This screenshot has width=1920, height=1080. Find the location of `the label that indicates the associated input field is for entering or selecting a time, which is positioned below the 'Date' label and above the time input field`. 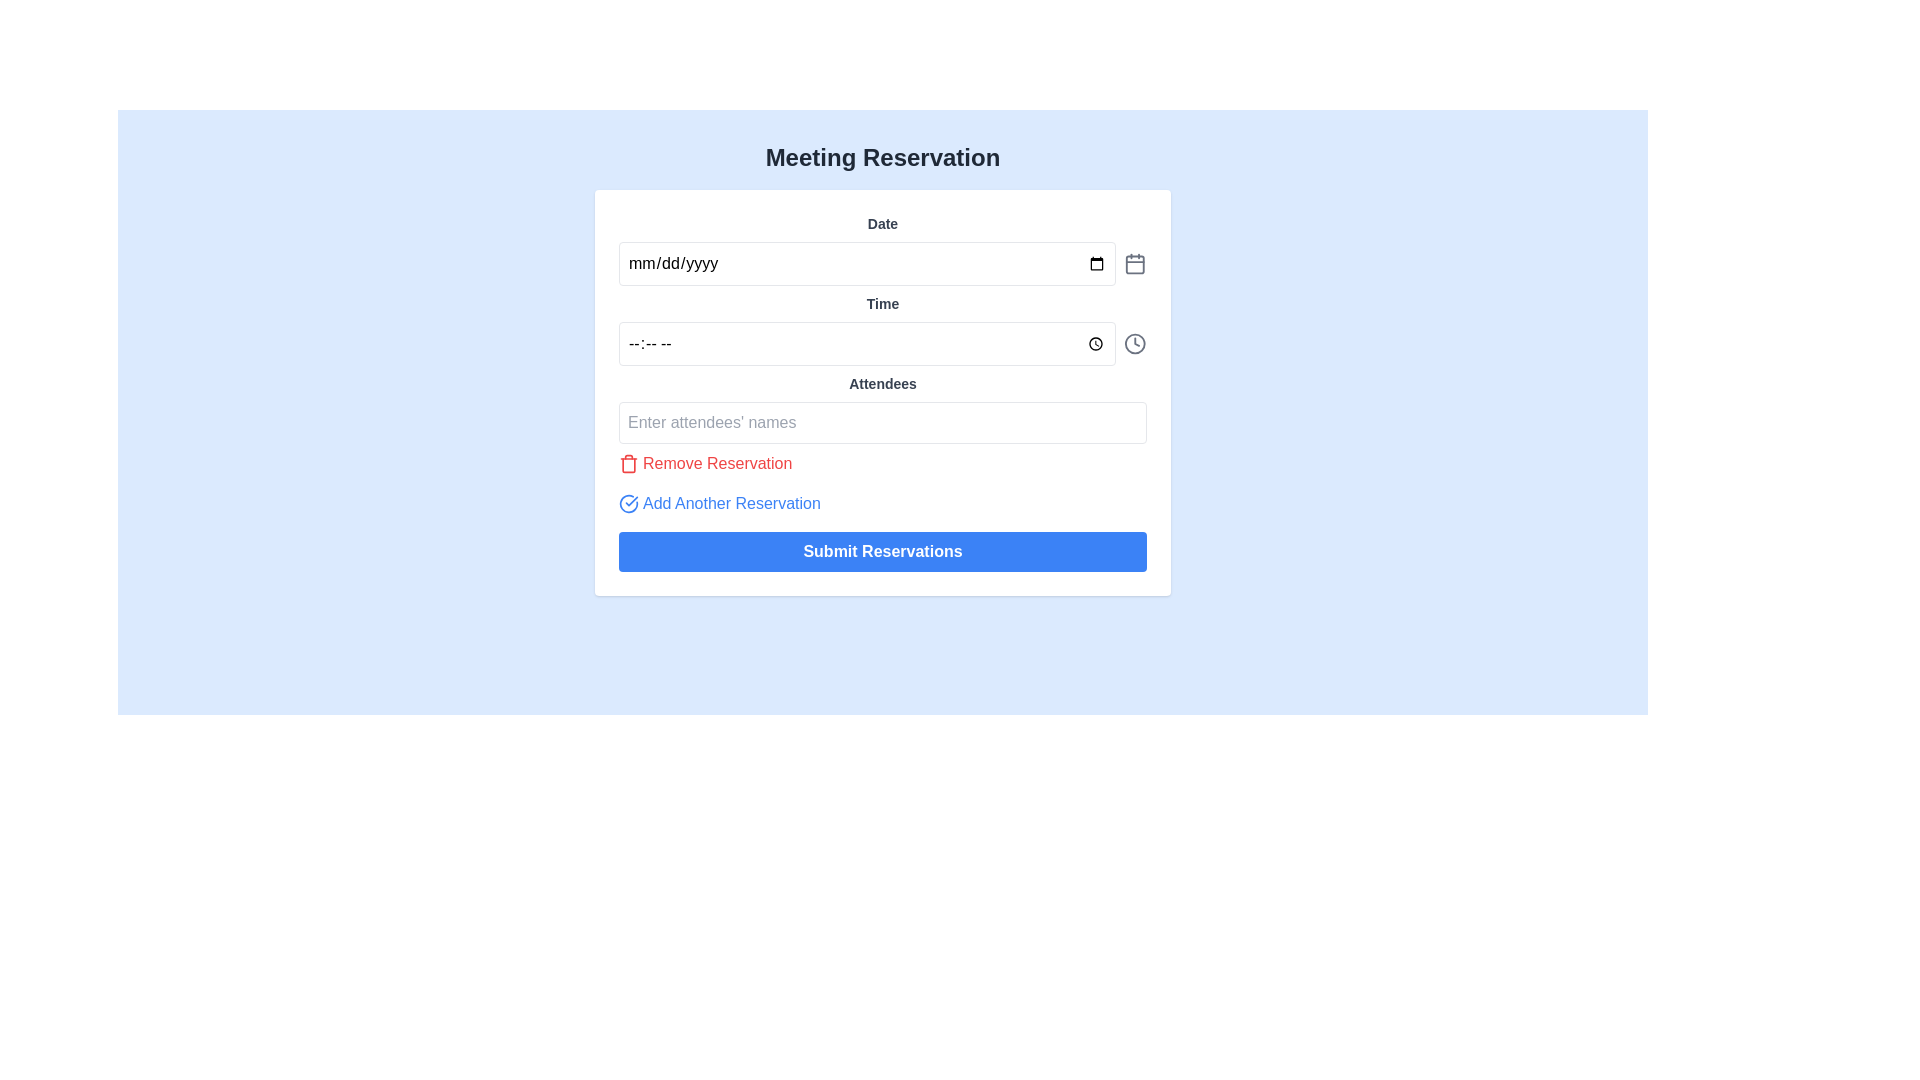

the label that indicates the associated input field is for entering or selecting a time, which is positioned below the 'Date' label and above the time input field is located at coordinates (882, 304).